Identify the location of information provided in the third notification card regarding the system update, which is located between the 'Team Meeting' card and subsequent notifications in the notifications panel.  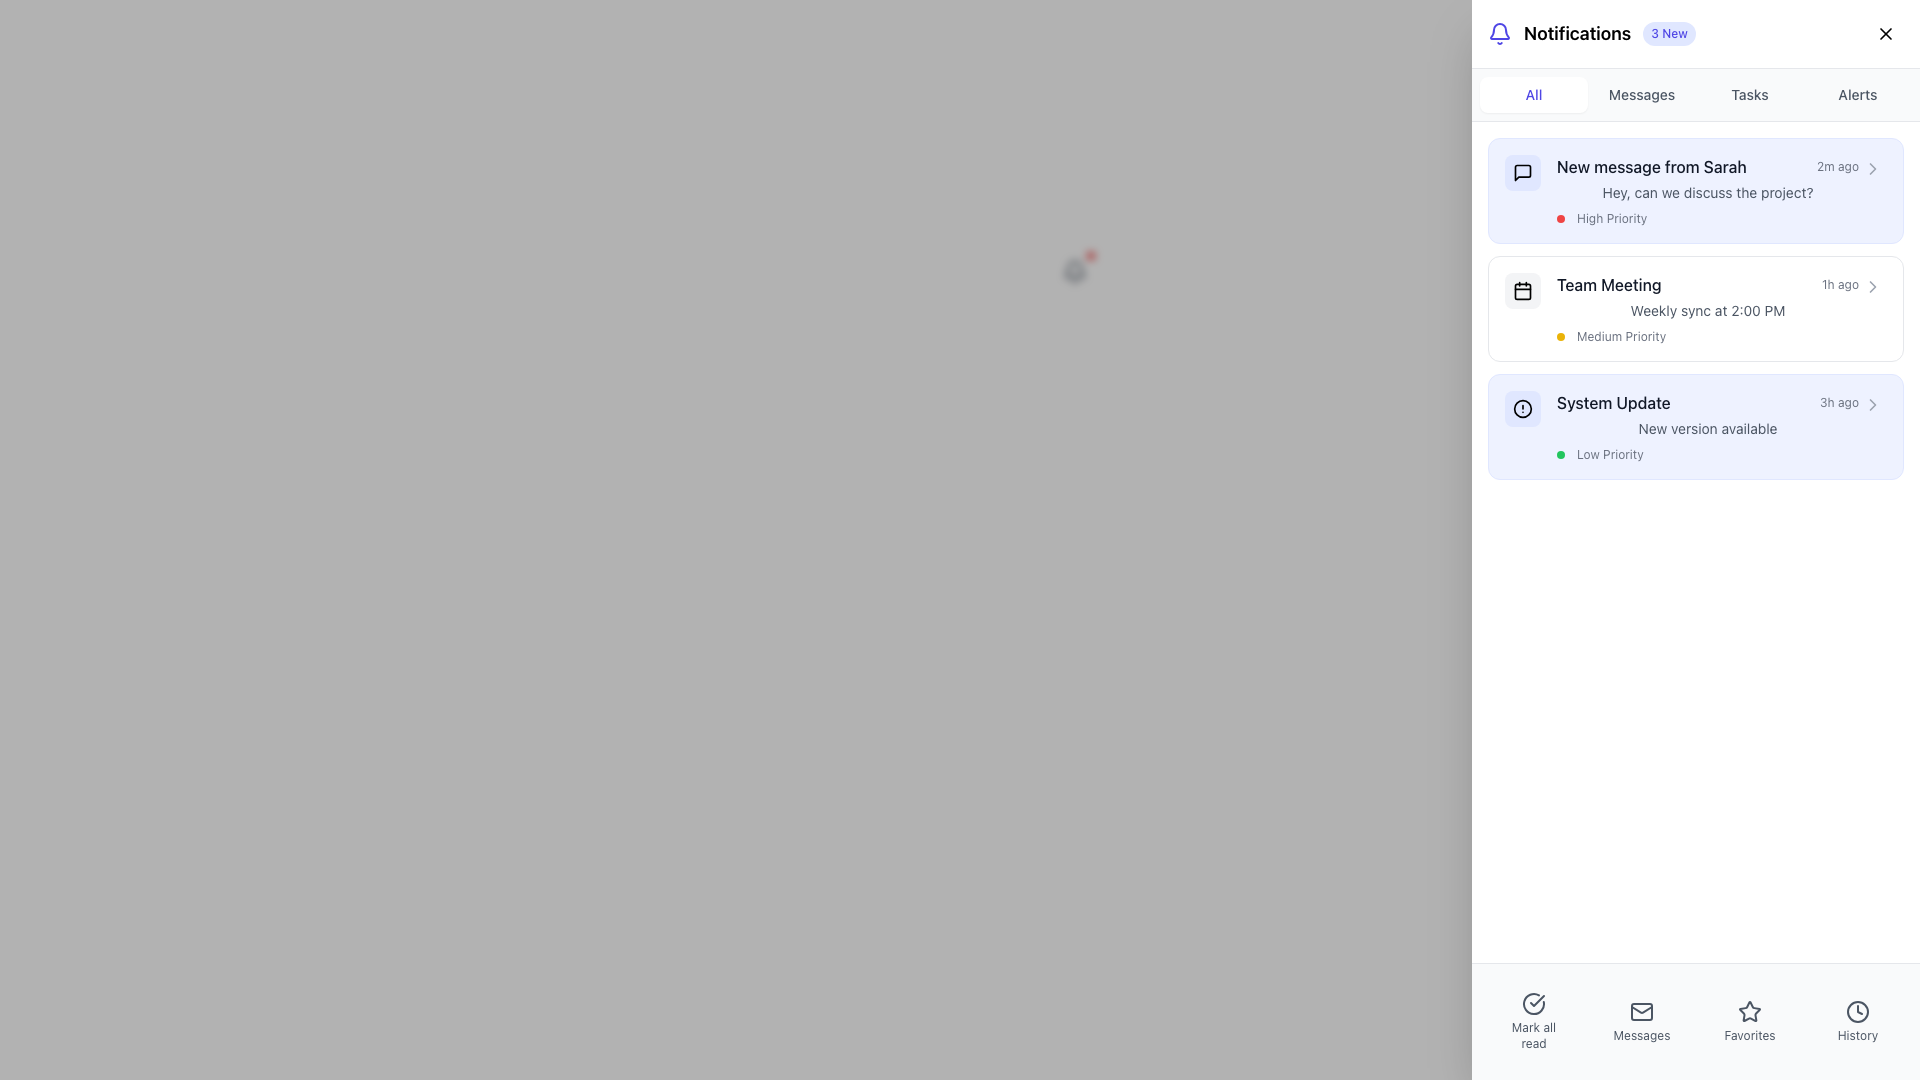
(1694, 426).